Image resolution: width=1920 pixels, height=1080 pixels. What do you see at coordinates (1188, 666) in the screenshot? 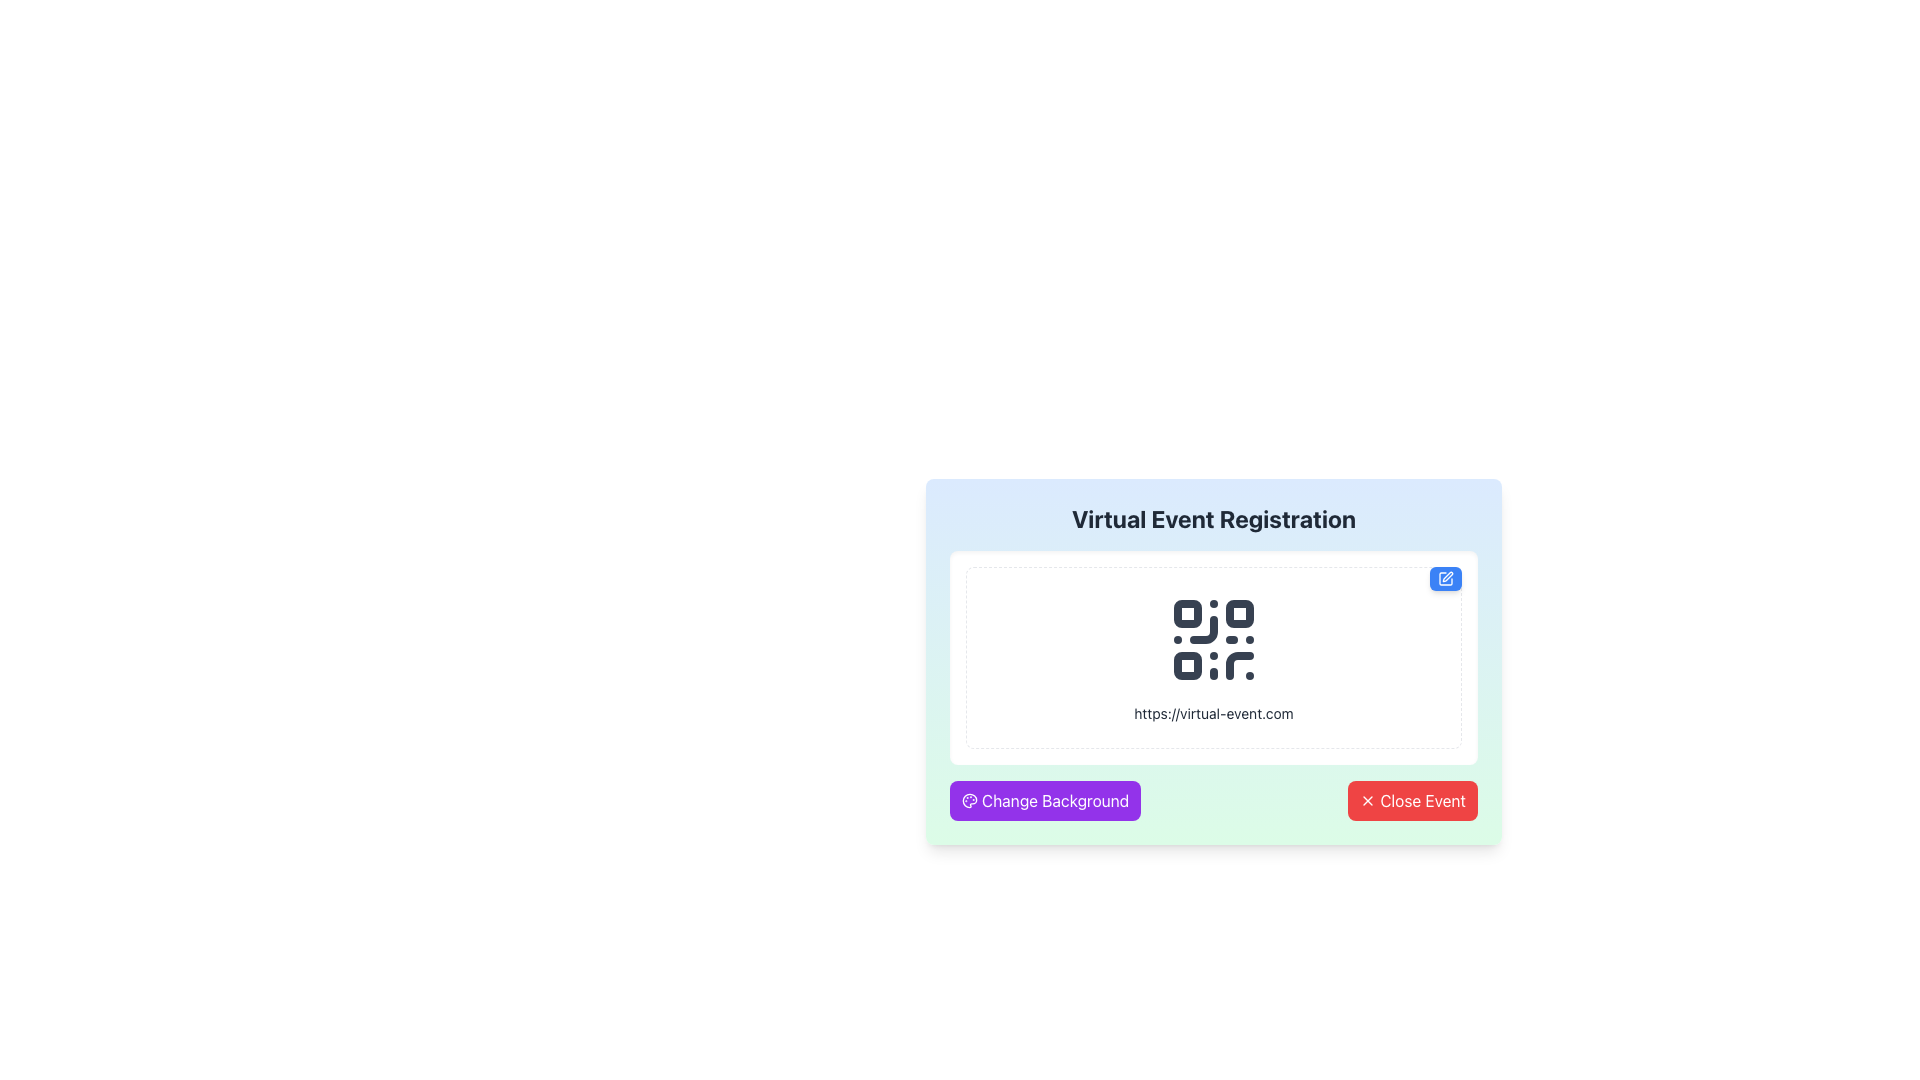
I see `the decorative graphical shape located in the bottom-left corner of the QR code within the 'Virtual Event Registration' modal` at bounding box center [1188, 666].